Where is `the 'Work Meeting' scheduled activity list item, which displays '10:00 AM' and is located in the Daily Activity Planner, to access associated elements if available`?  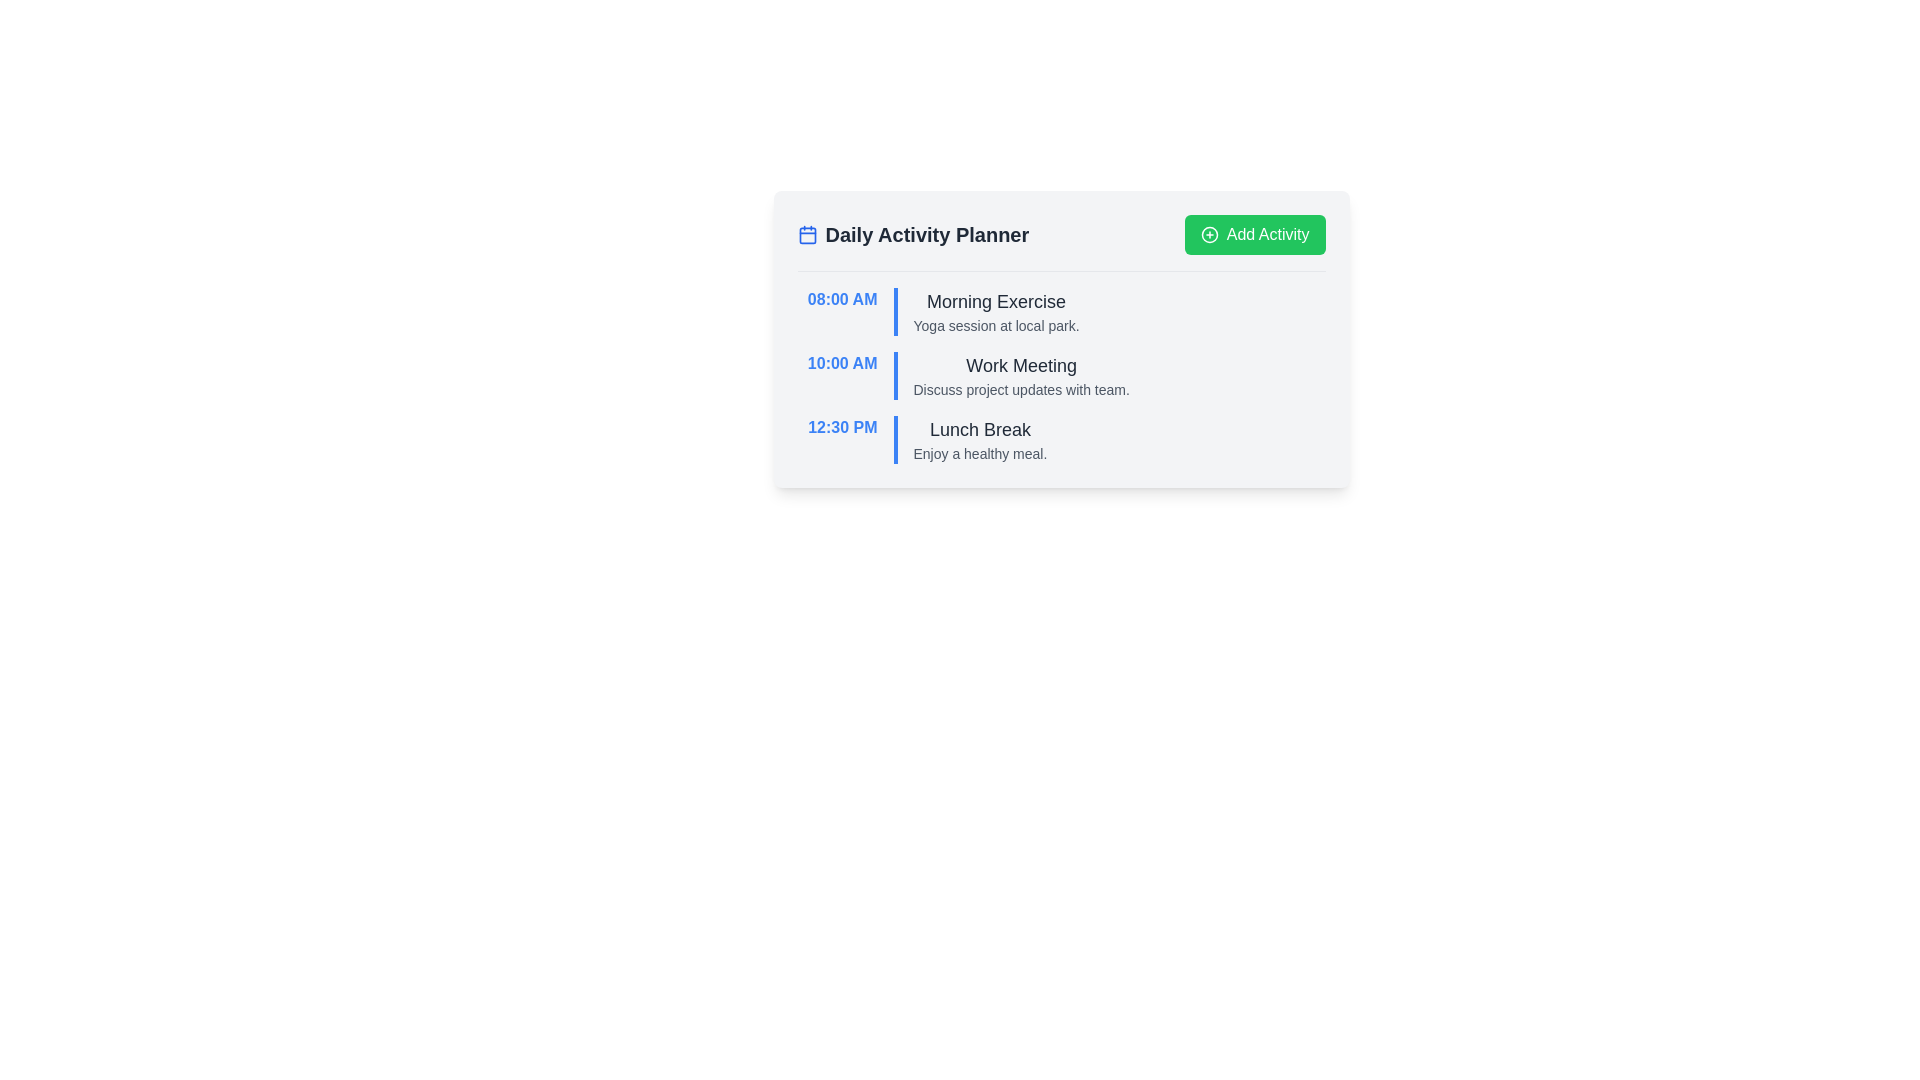
the 'Work Meeting' scheduled activity list item, which displays '10:00 AM' and is located in the Daily Activity Planner, to access associated elements if available is located at coordinates (1060, 375).